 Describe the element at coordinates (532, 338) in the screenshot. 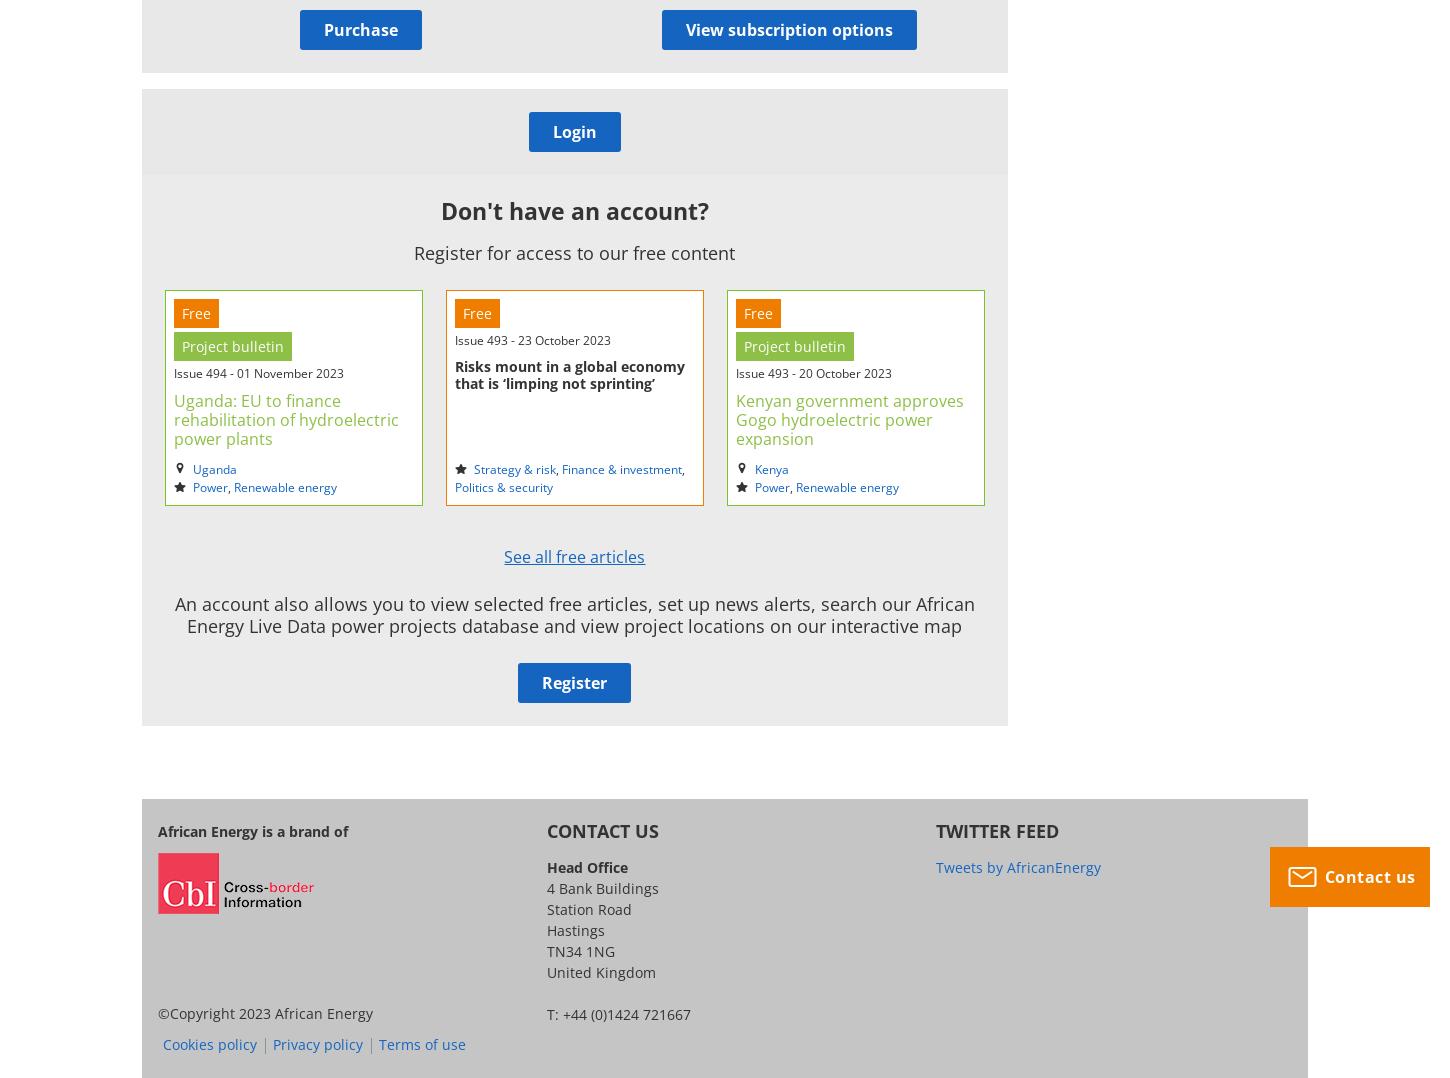

I see `'Issue 493
                                     - 23 October 2023'` at that location.